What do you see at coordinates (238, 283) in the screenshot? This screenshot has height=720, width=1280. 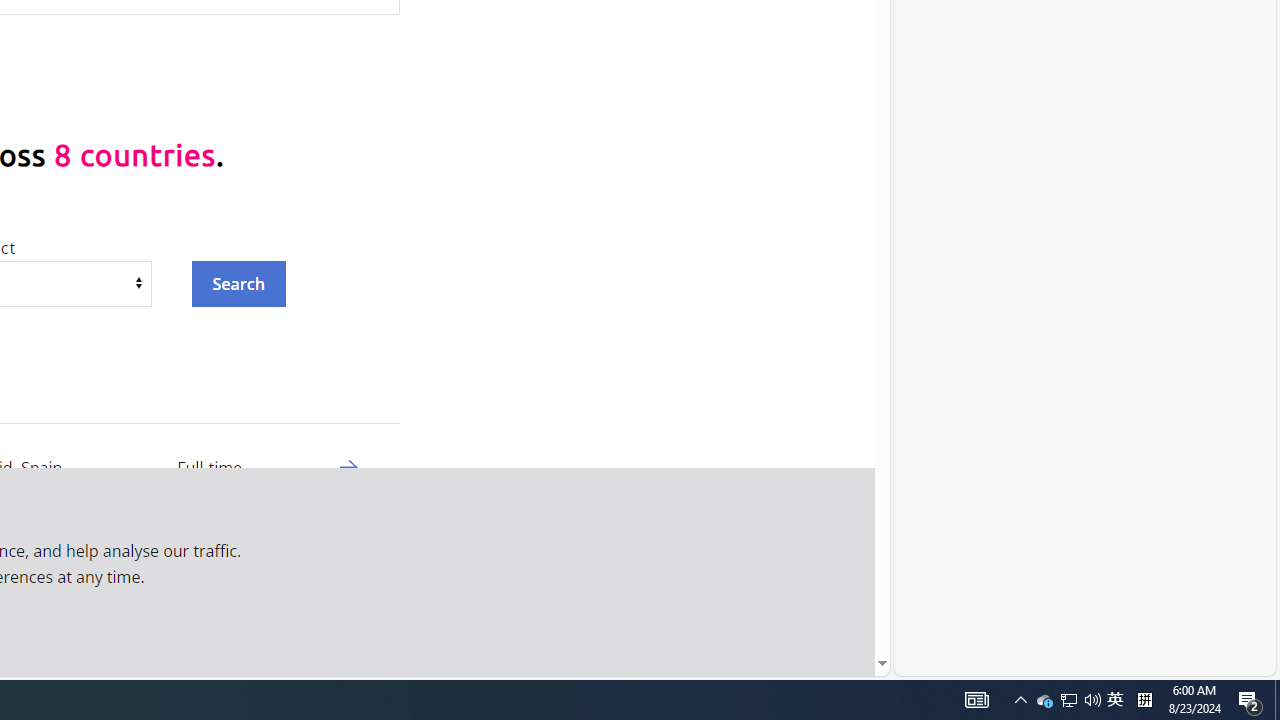 I see `'Search'` at bounding box center [238, 283].